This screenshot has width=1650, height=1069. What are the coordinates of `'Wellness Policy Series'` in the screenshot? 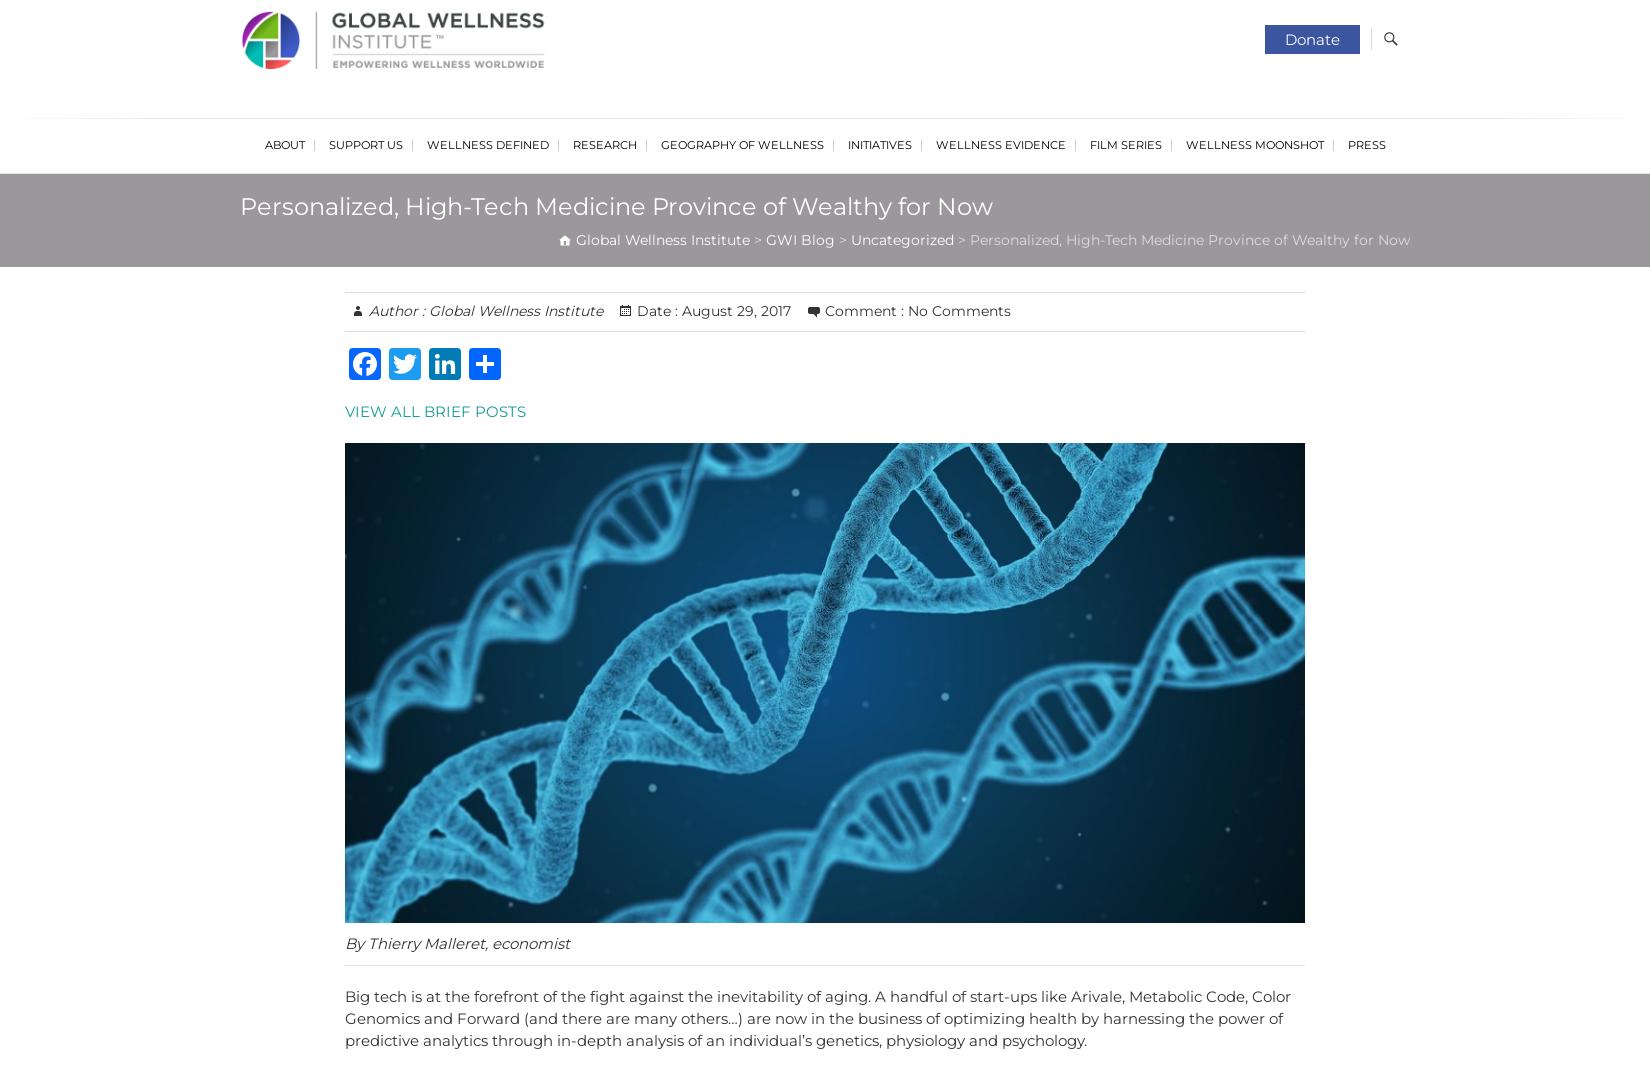 It's located at (632, 343).